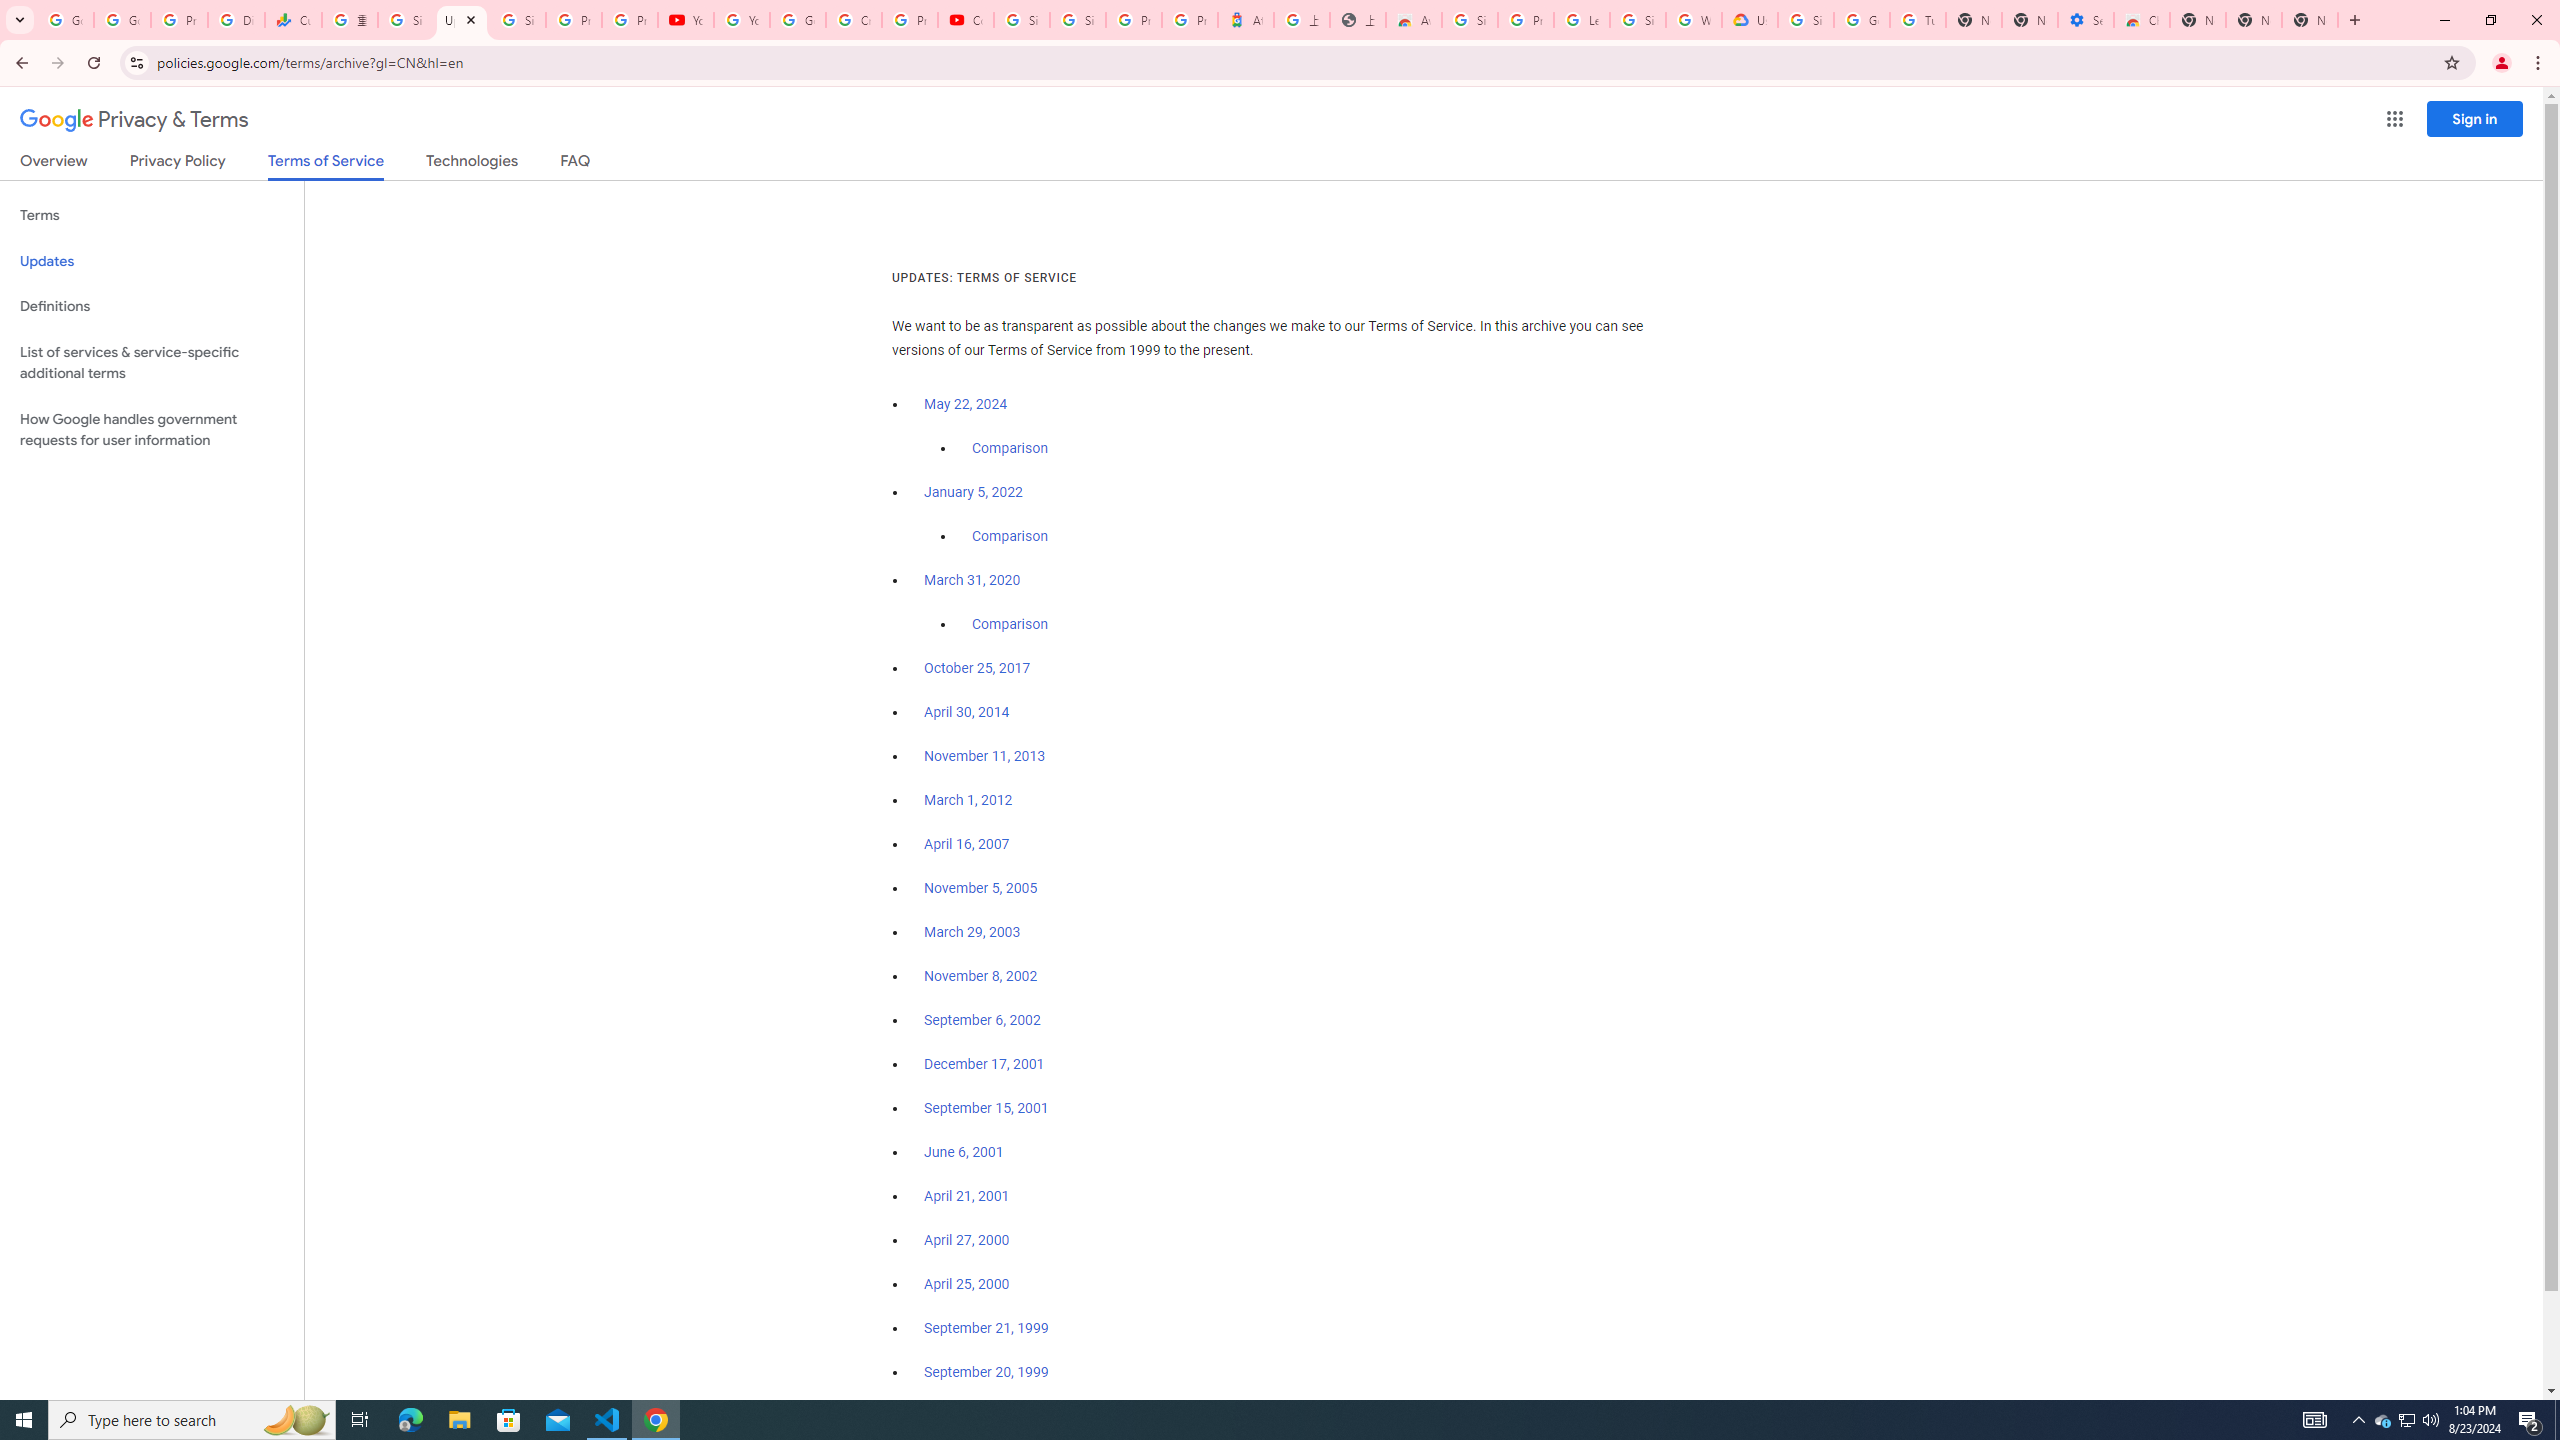  What do you see at coordinates (977, 667) in the screenshot?
I see `'October 25, 2017'` at bounding box center [977, 667].